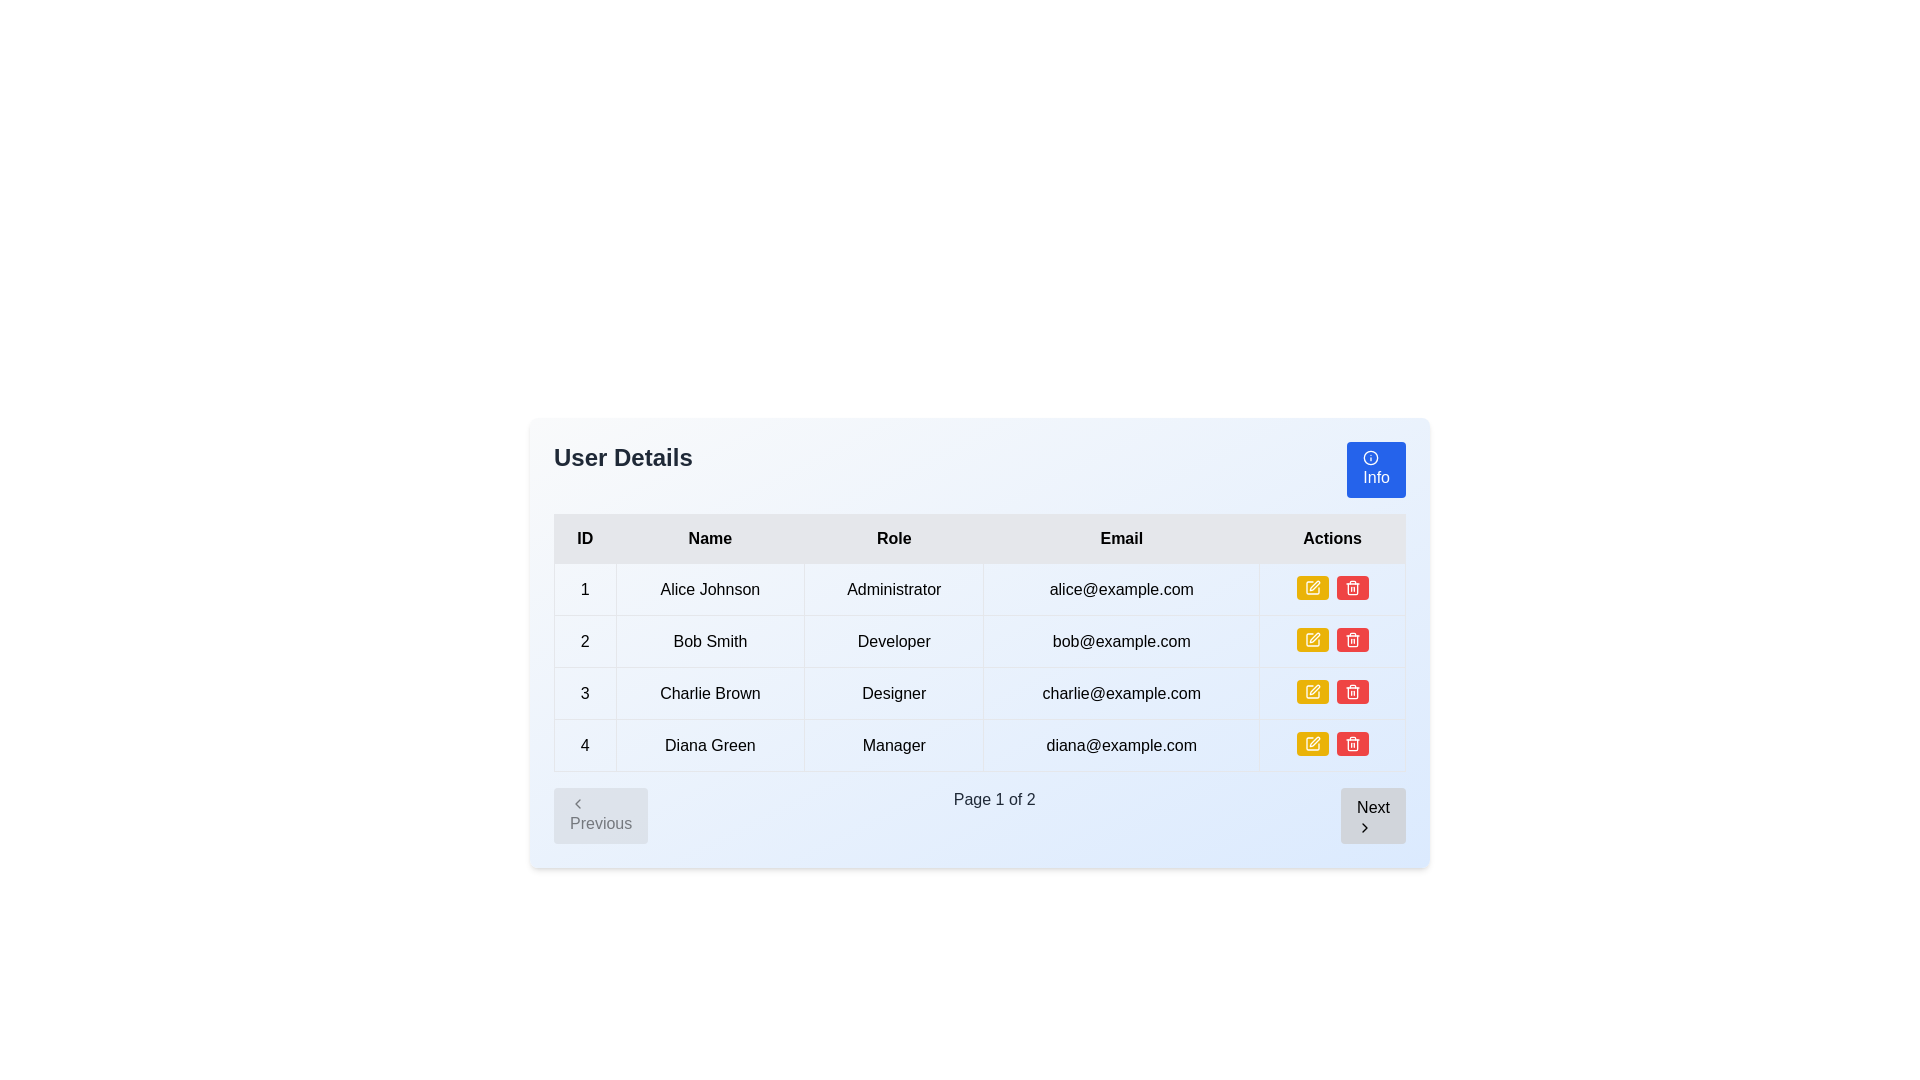 The width and height of the screenshot is (1920, 1080). I want to click on the 'Role' text label in the table header, which is the third column header in a row of headers that includes 'ID', 'Name', 'Role', 'Email', and 'Actions'. It has a bold style and a light gray background, so click(893, 538).